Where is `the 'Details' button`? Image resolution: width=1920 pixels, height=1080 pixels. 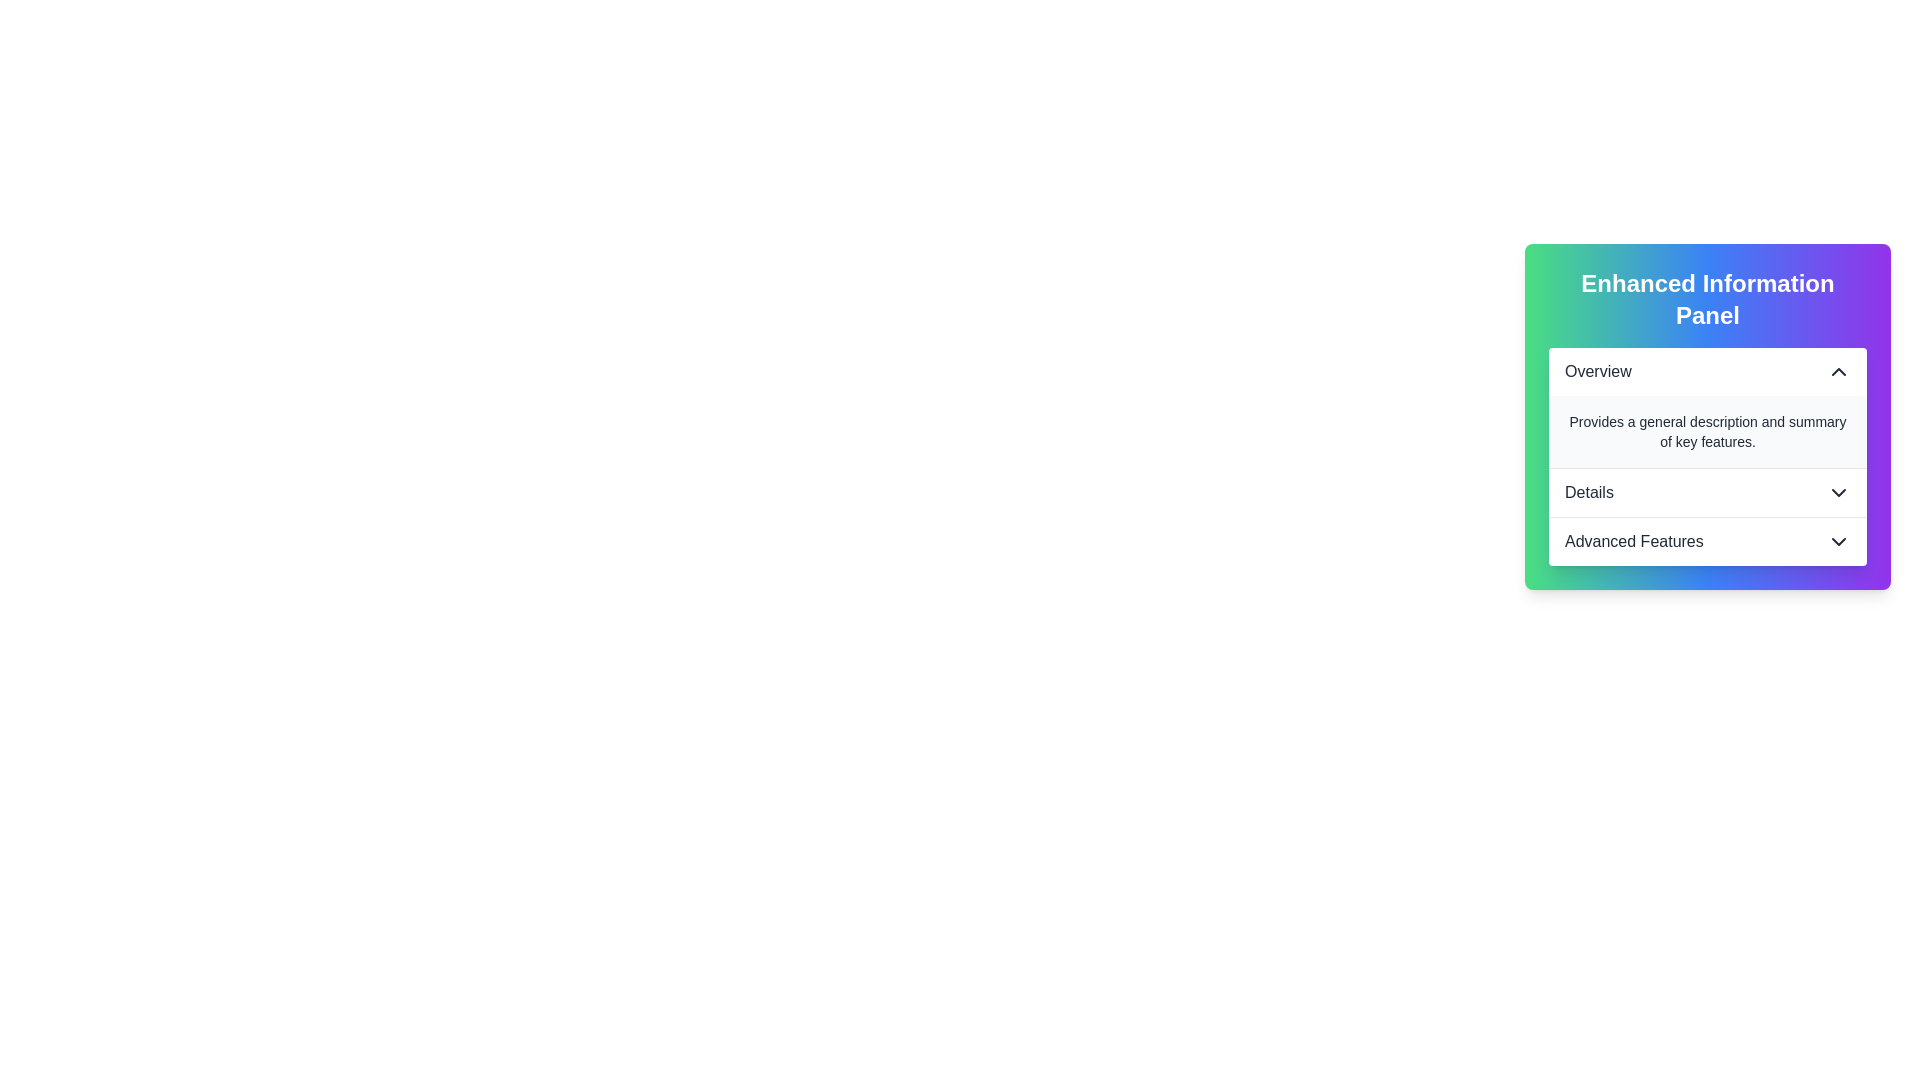
the 'Details' button is located at coordinates (1707, 492).